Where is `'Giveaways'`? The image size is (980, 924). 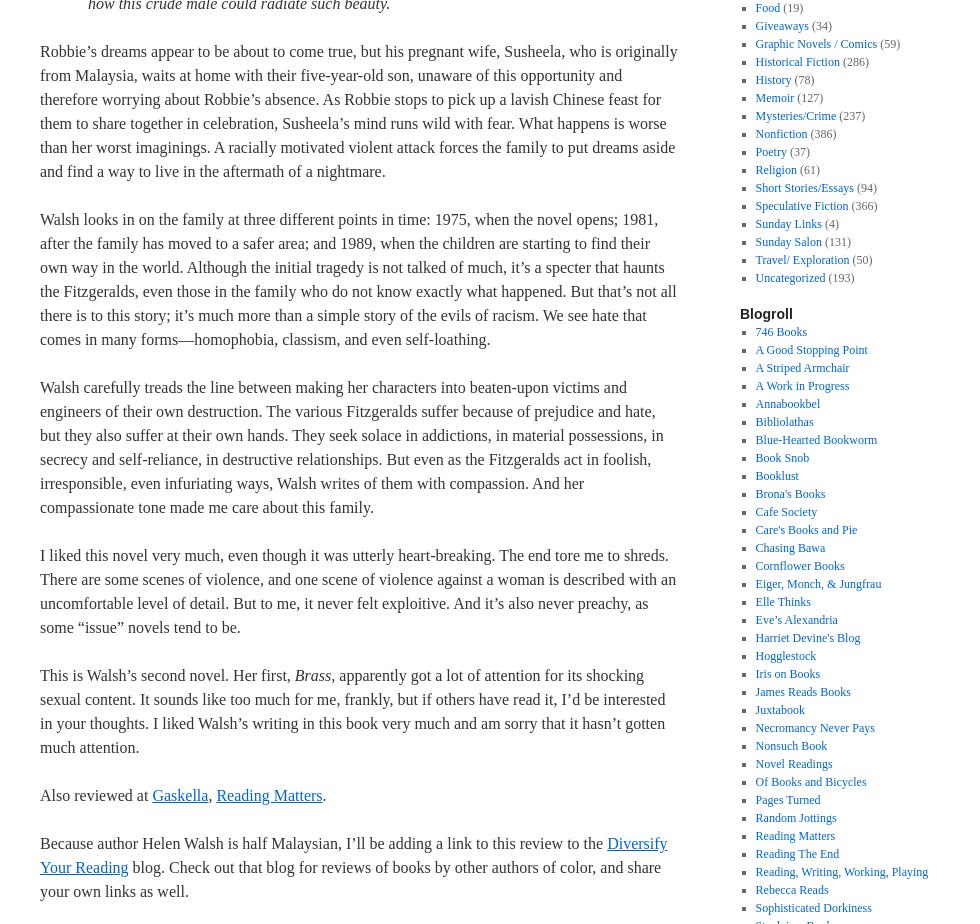
'Giveaways' is located at coordinates (781, 25).